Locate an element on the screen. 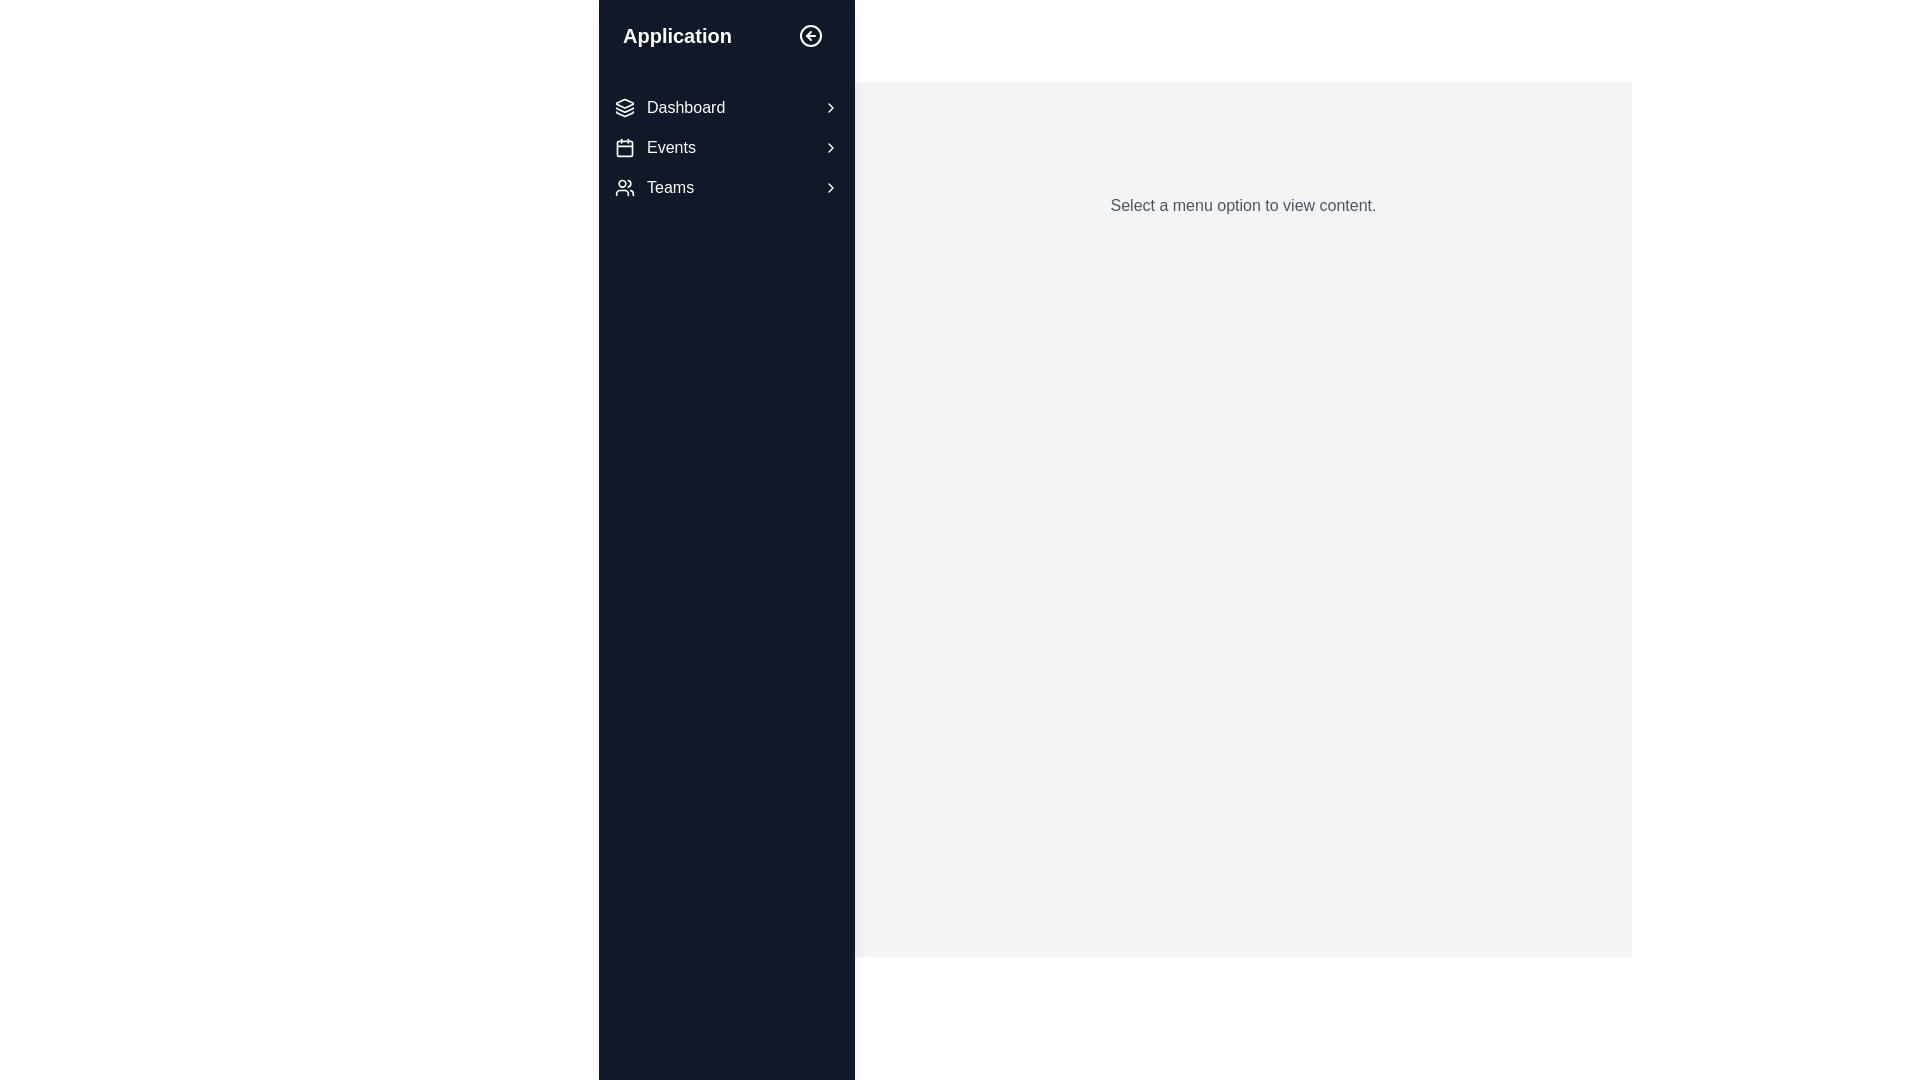 Image resolution: width=1920 pixels, height=1080 pixels. the 'Dashboard' menu item icon located in the left sidebar is located at coordinates (623, 108).